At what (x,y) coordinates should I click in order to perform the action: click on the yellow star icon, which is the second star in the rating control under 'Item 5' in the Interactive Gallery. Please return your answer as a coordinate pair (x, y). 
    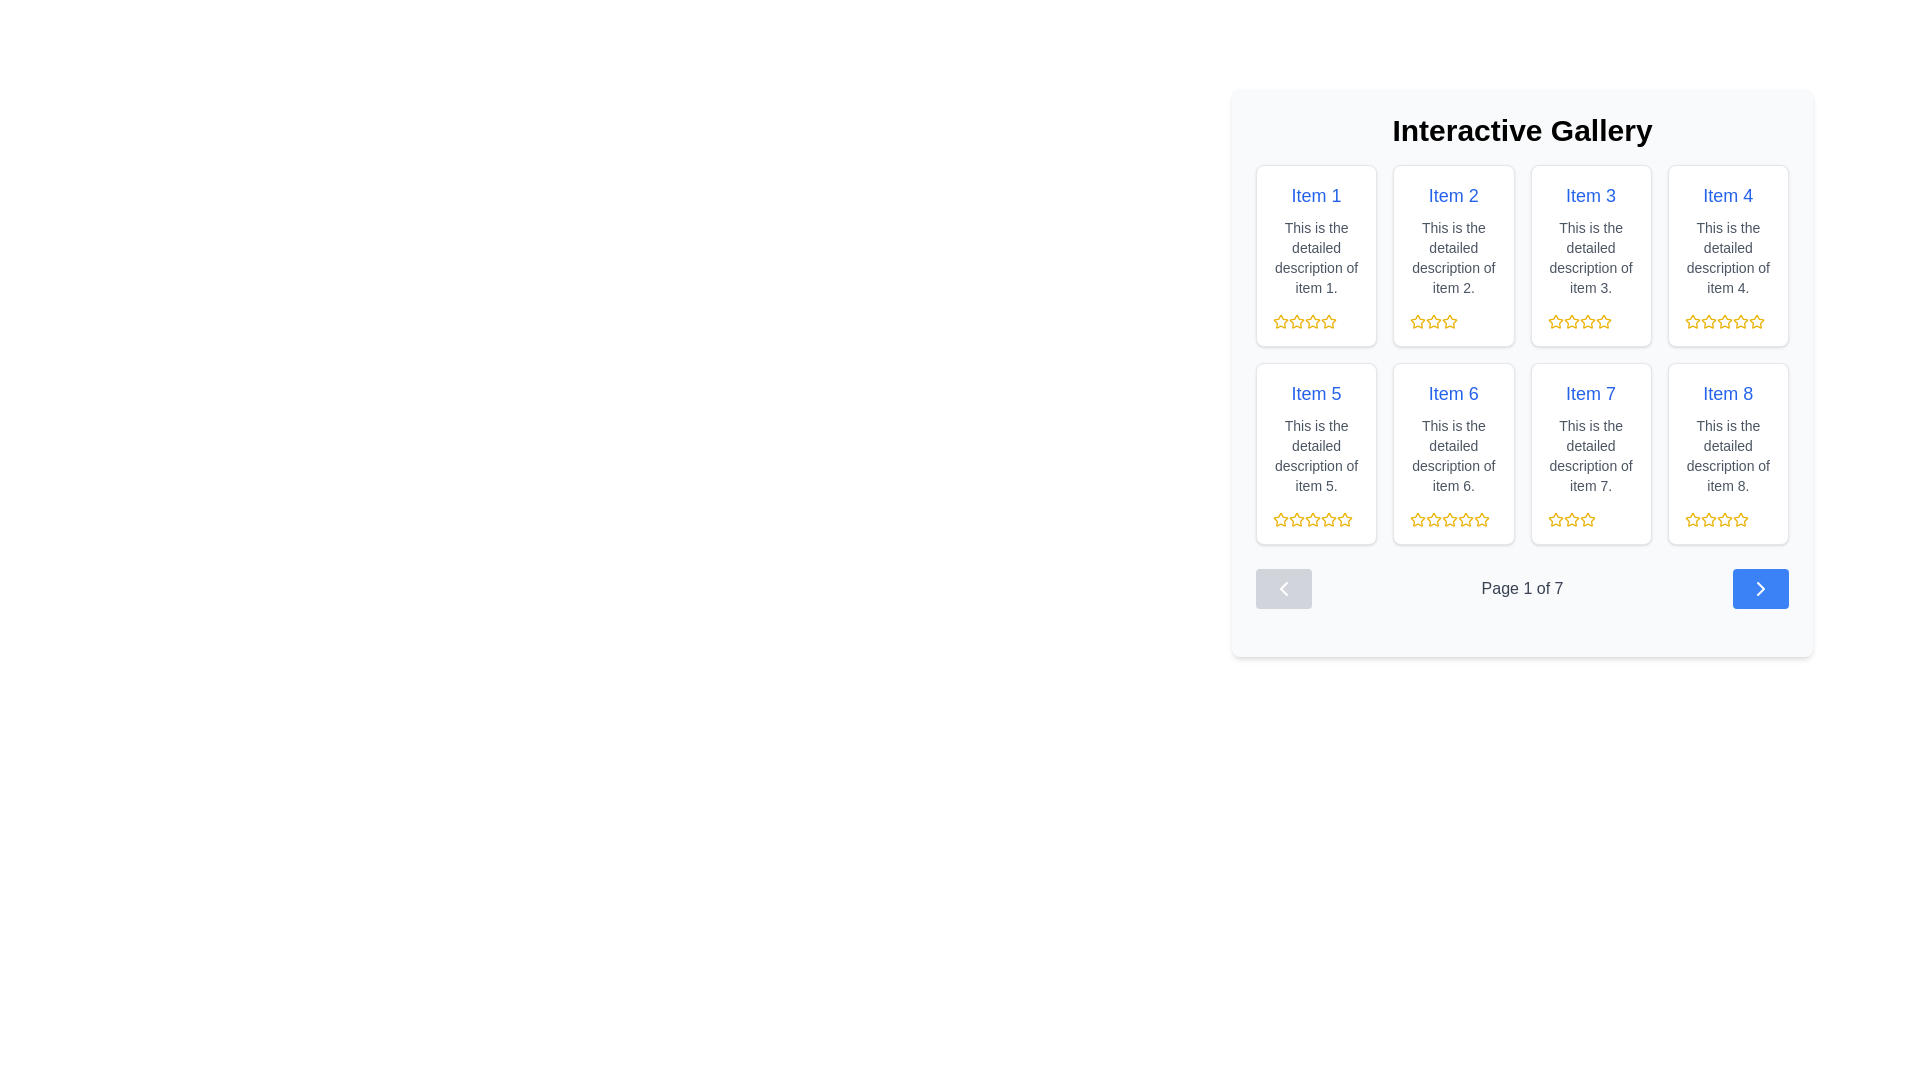
    Looking at the image, I should click on (1311, 518).